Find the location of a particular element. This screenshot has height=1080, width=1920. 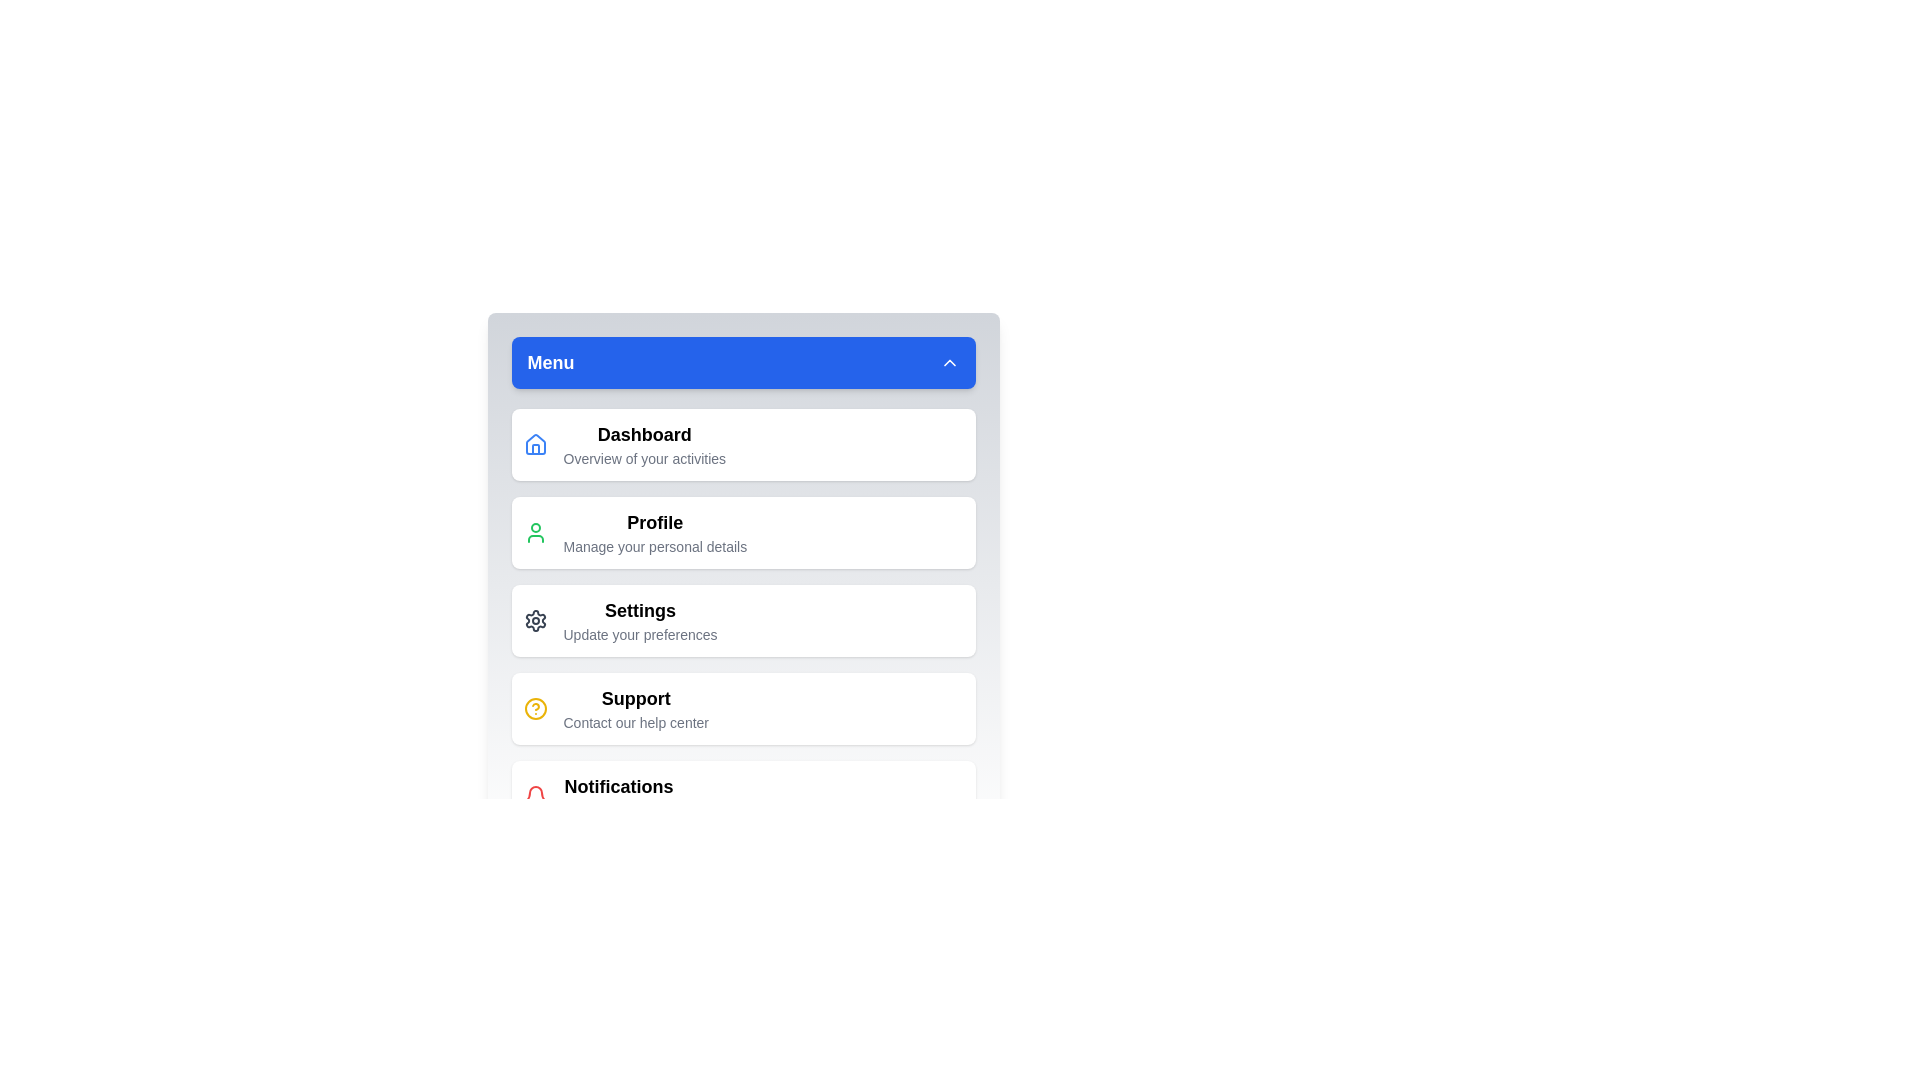

the vector graphic icon representing a house, which is styled with blue strokes and located in the first icon row of the side menu is located at coordinates (535, 443).